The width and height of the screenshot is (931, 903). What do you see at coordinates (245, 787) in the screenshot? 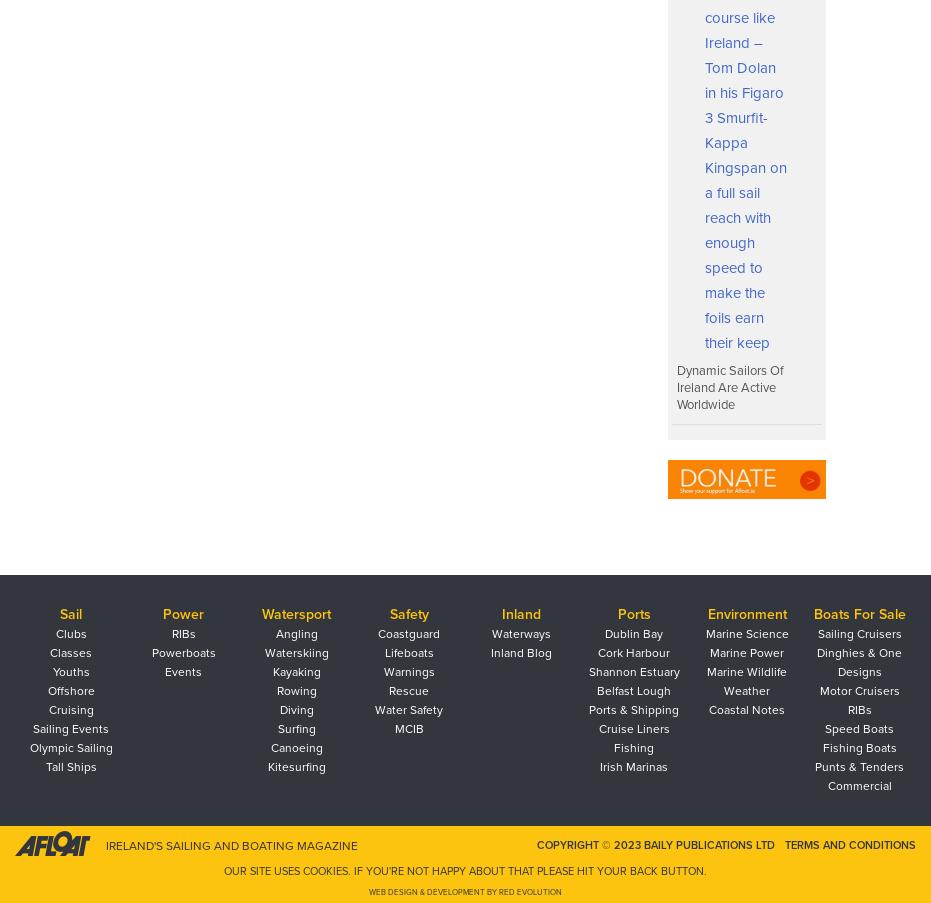
I see `'What is the organisation structure of the Performance Pathway?'` at bounding box center [245, 787].